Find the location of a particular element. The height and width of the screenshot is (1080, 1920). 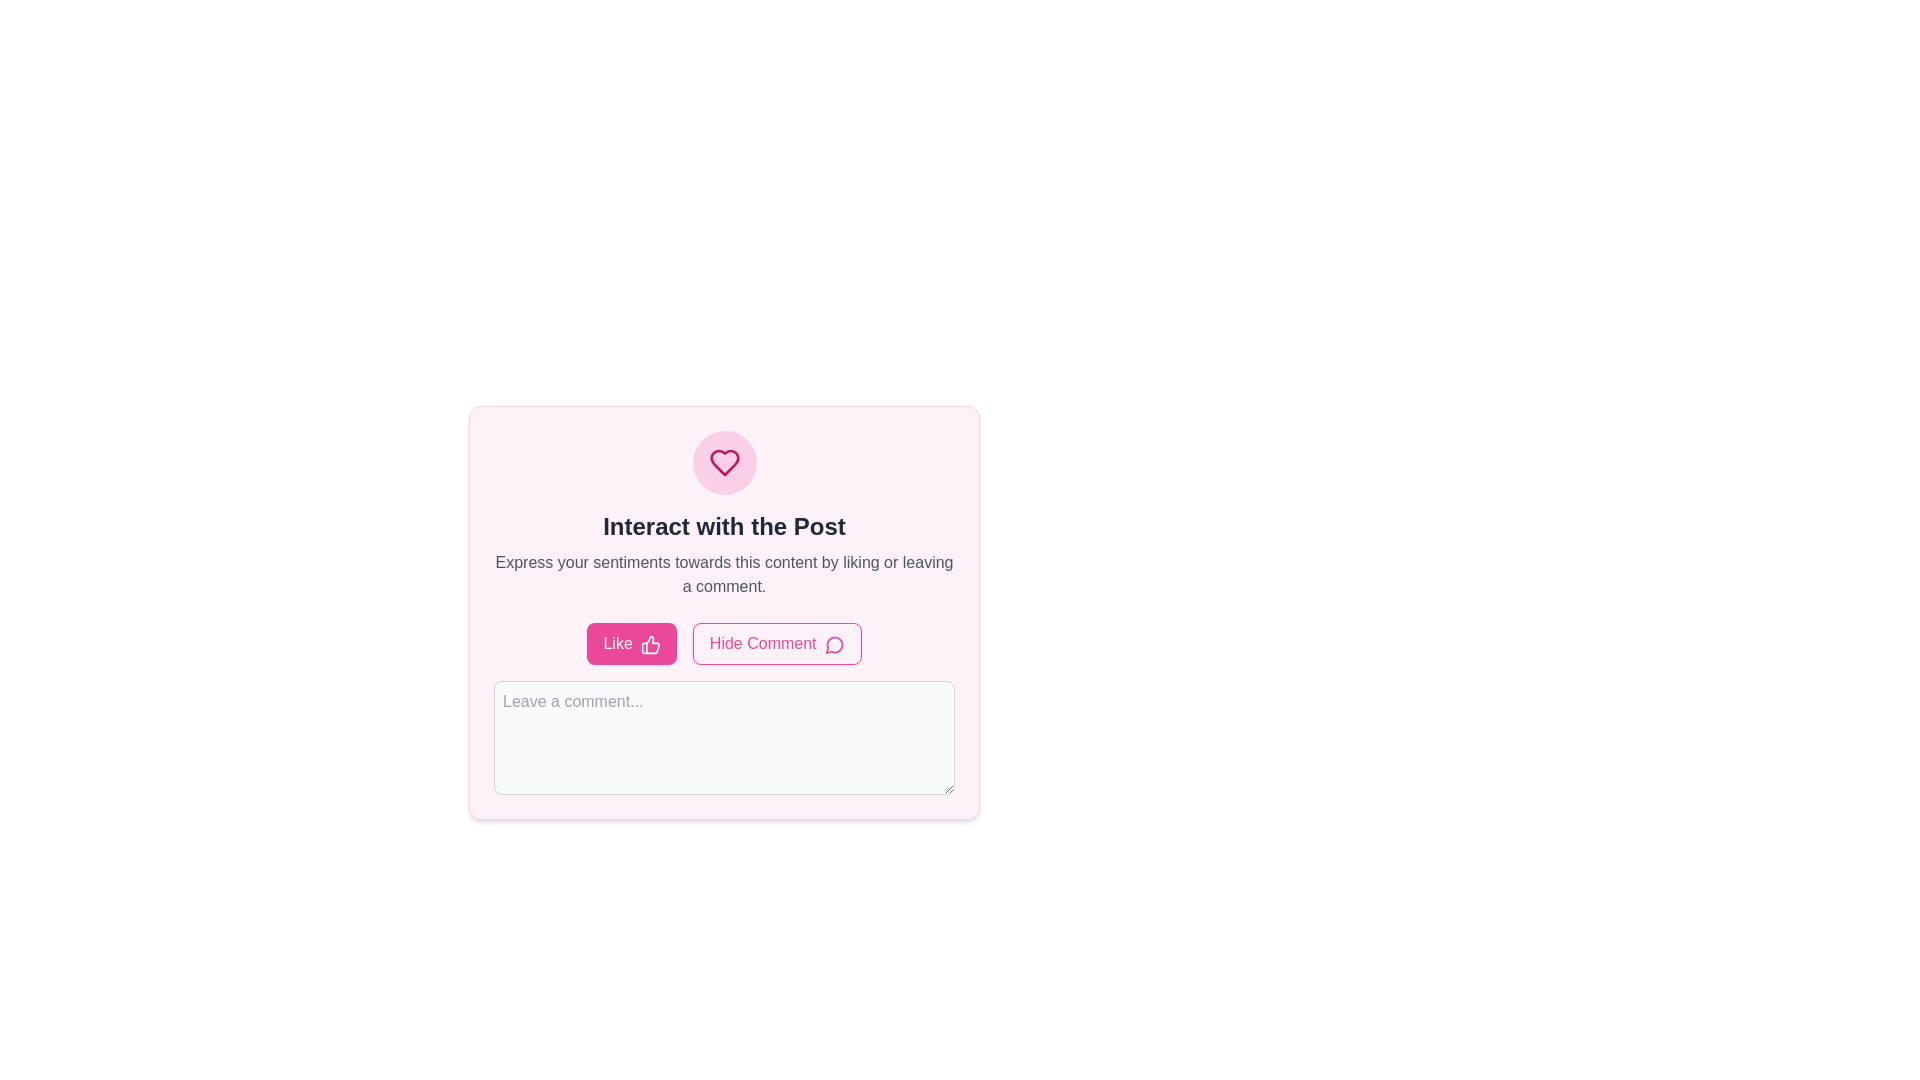

the thumbs up icon located within the 'Like' button at the bottom center of the interface is located at coordinates (650, 644).